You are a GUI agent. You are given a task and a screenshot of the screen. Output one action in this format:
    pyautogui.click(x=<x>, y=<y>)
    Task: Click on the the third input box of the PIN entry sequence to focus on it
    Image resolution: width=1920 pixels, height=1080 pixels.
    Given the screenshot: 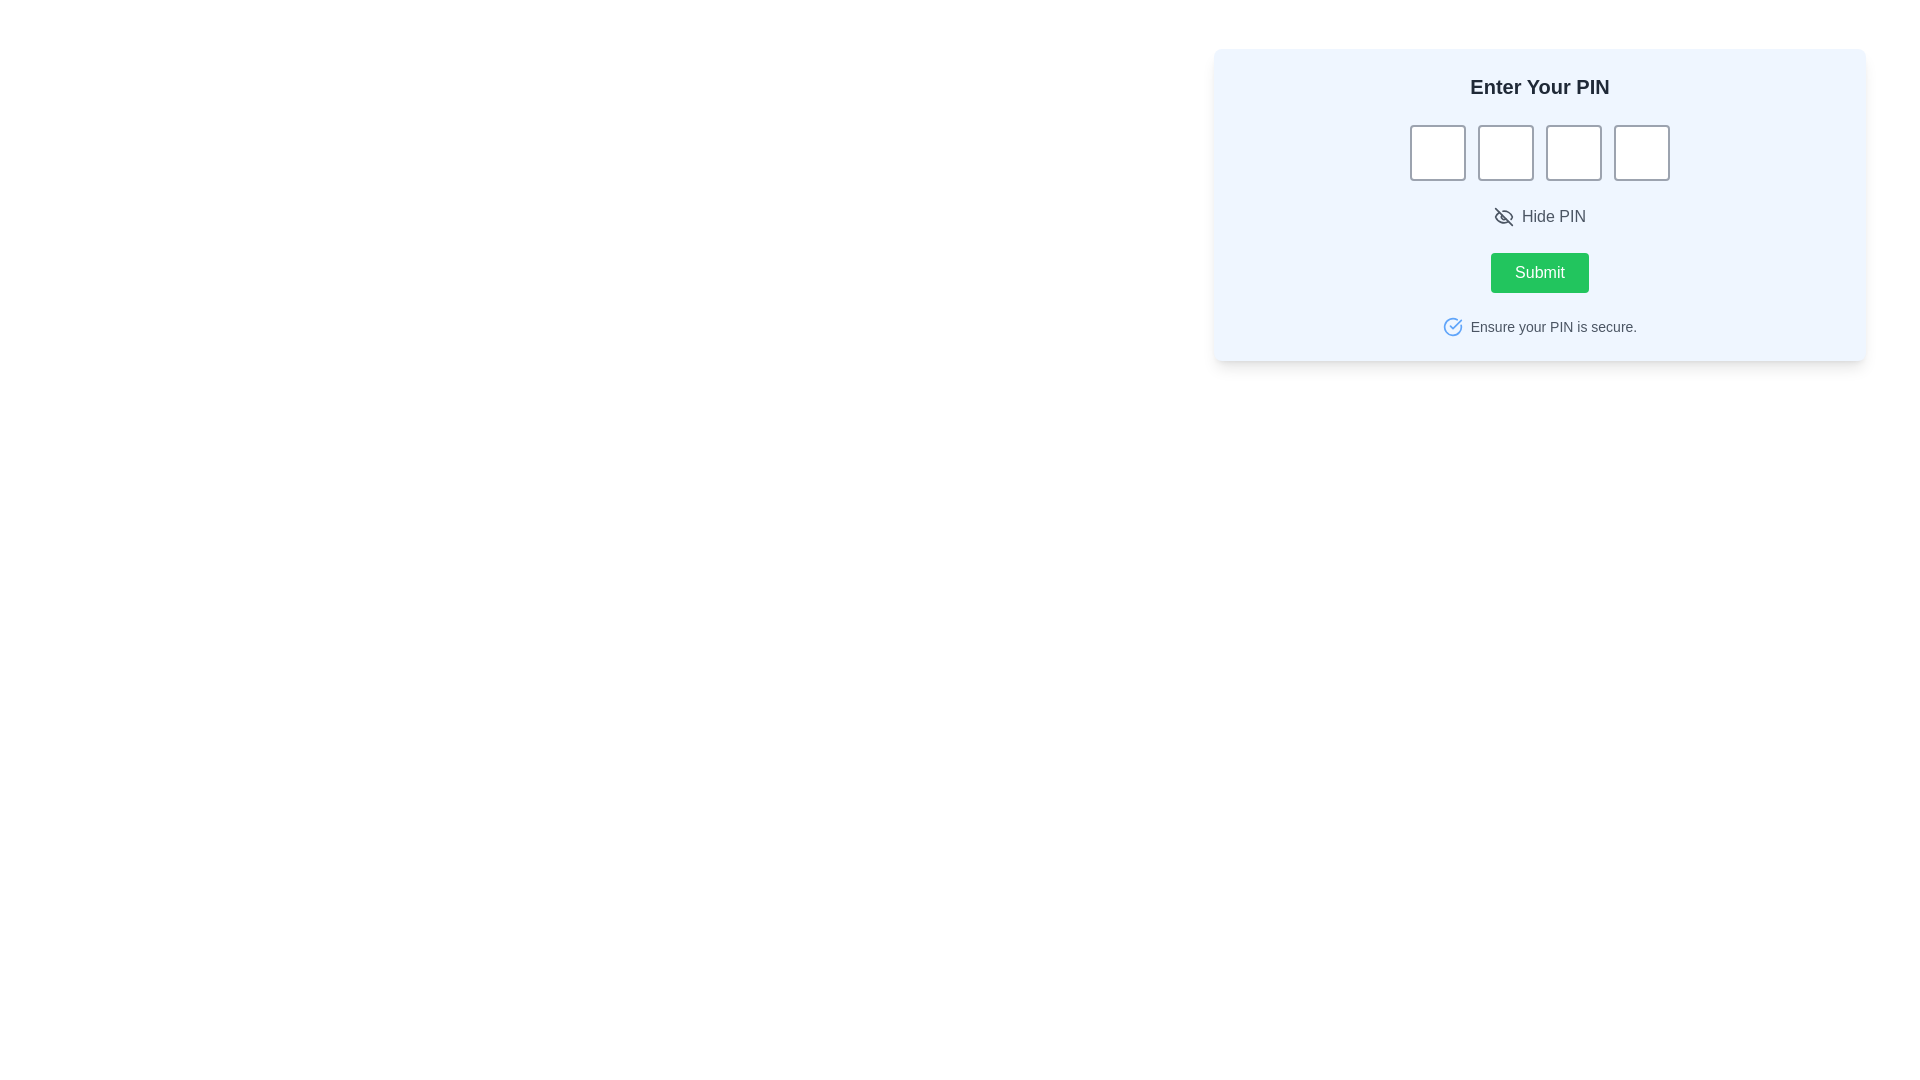 What is the action you would take?
    pyautogui.click(x=1573, y=152)
    